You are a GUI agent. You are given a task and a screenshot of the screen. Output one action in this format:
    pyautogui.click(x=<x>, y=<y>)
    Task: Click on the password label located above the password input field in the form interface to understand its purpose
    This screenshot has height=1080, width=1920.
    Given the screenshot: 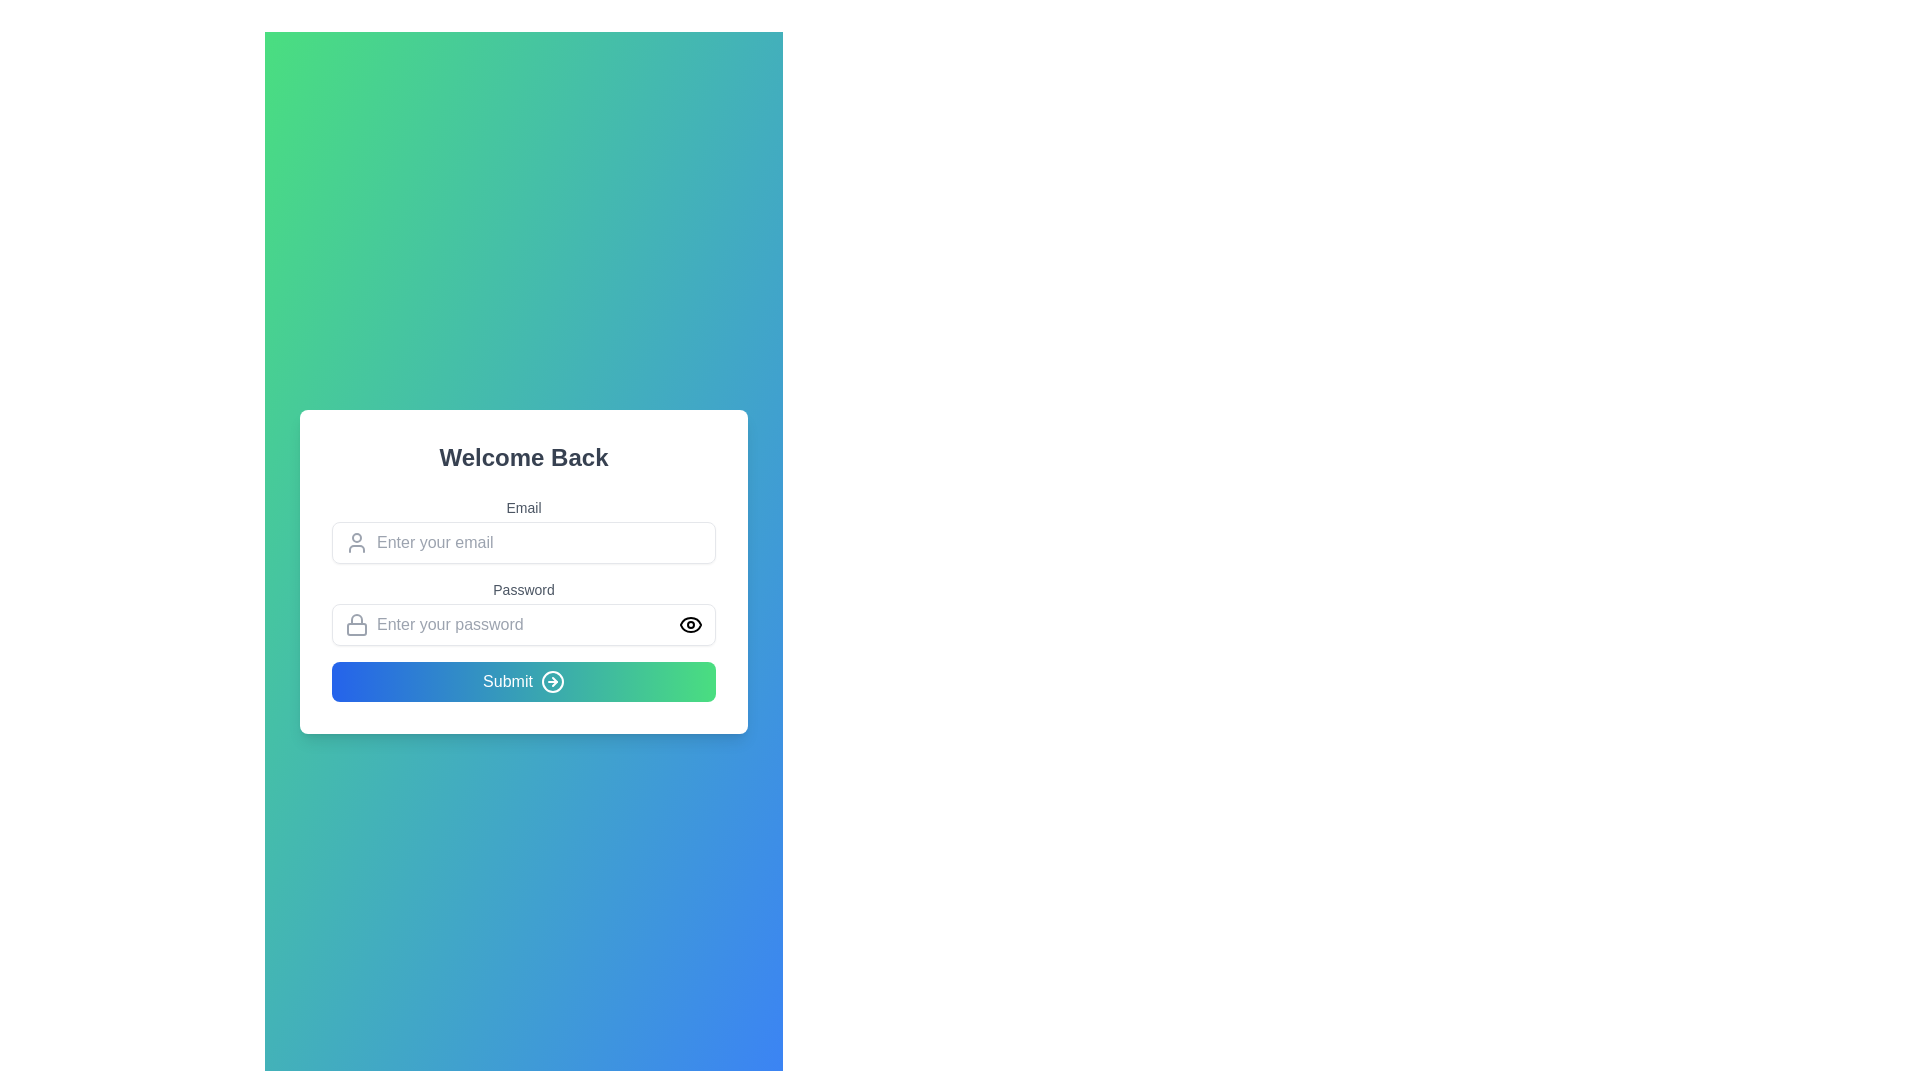 What is the action you would take?
    pyautogui.click(x=523, y=589)
    